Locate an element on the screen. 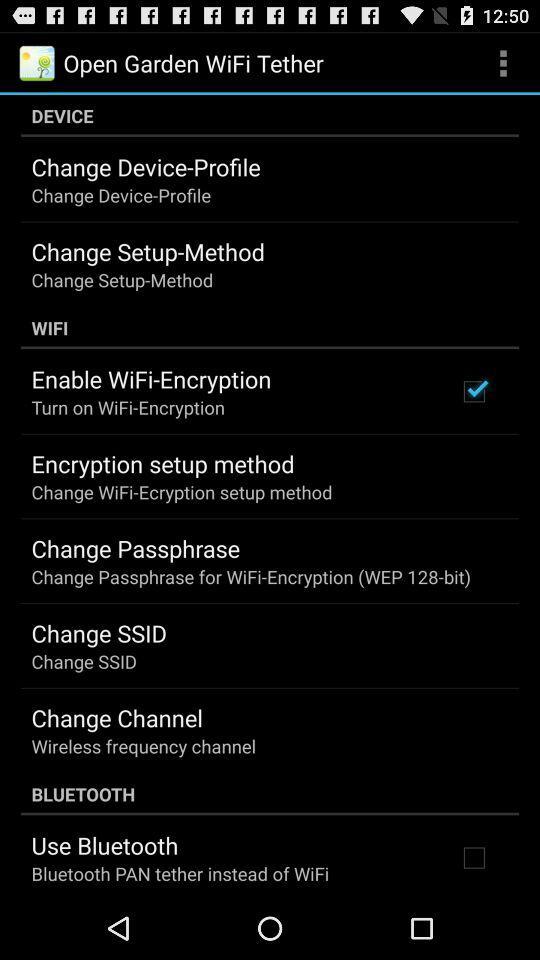 The image size is (540, 960). change channel is located at coordinates (117, 717).